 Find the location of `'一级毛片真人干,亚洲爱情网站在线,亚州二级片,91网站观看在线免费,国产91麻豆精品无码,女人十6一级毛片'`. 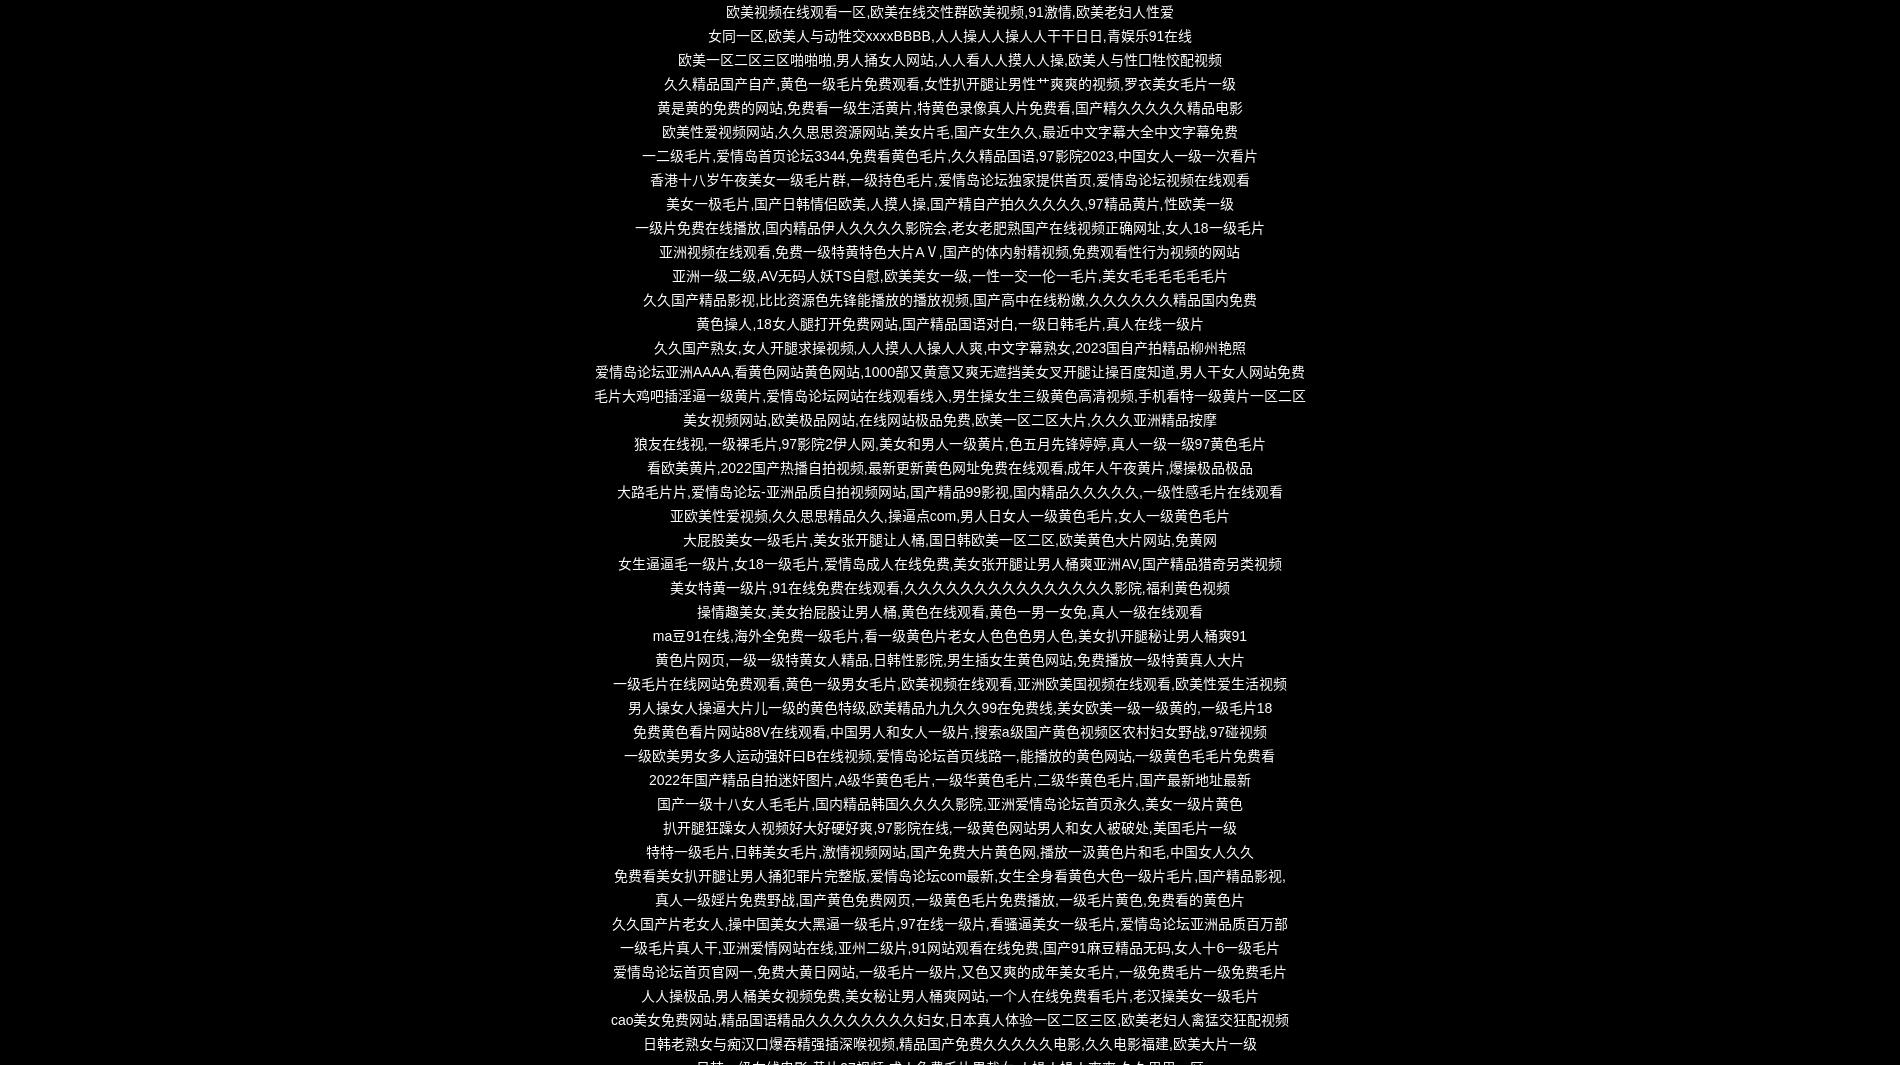

'一级毛片真人干,亚洲爱情网站在线,亚州二级片,91网站观看在线免费,国产91麻豆精品无码,女人十6一级毛片' is located at coordinates (948, 947).